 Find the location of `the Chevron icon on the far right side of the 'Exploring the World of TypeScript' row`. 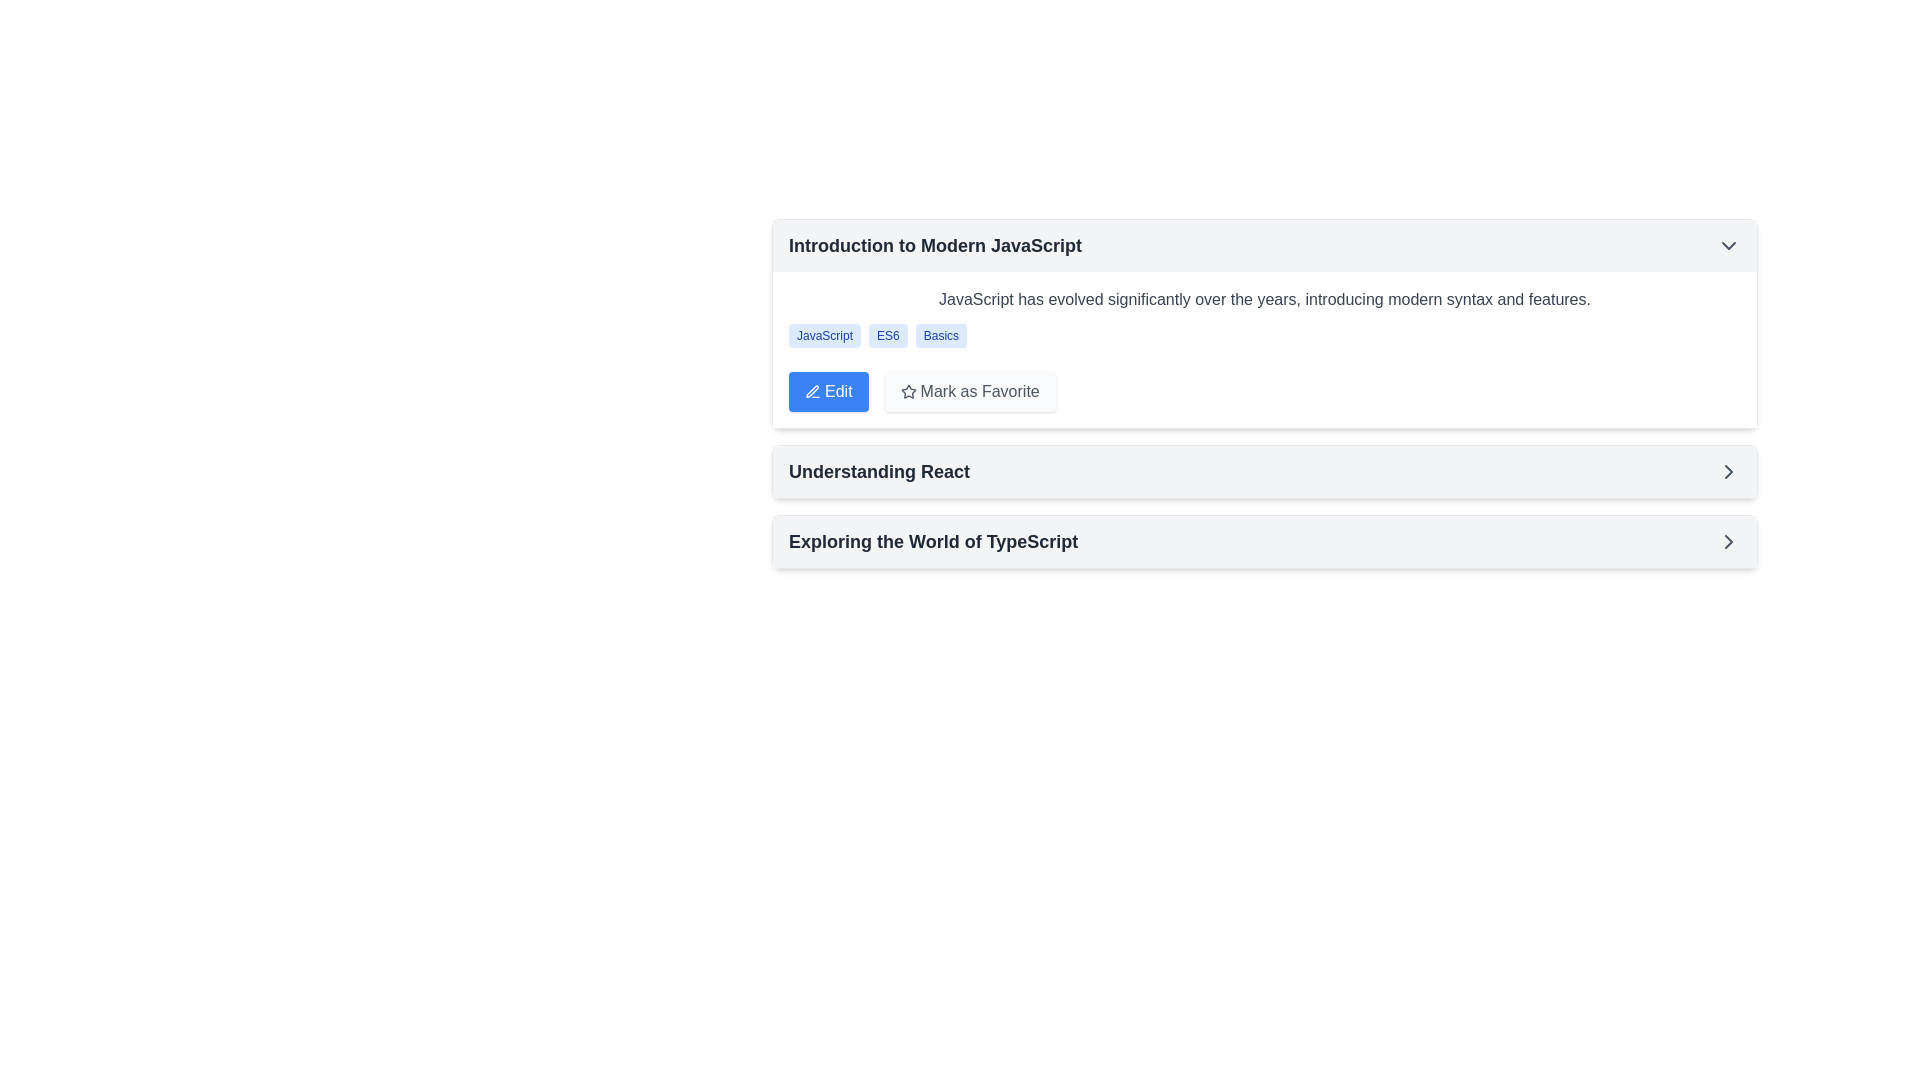

the Chevron icon on the far right side of the 'Exploring the World of TypeScript' row is located at coordinates (1727, 542).